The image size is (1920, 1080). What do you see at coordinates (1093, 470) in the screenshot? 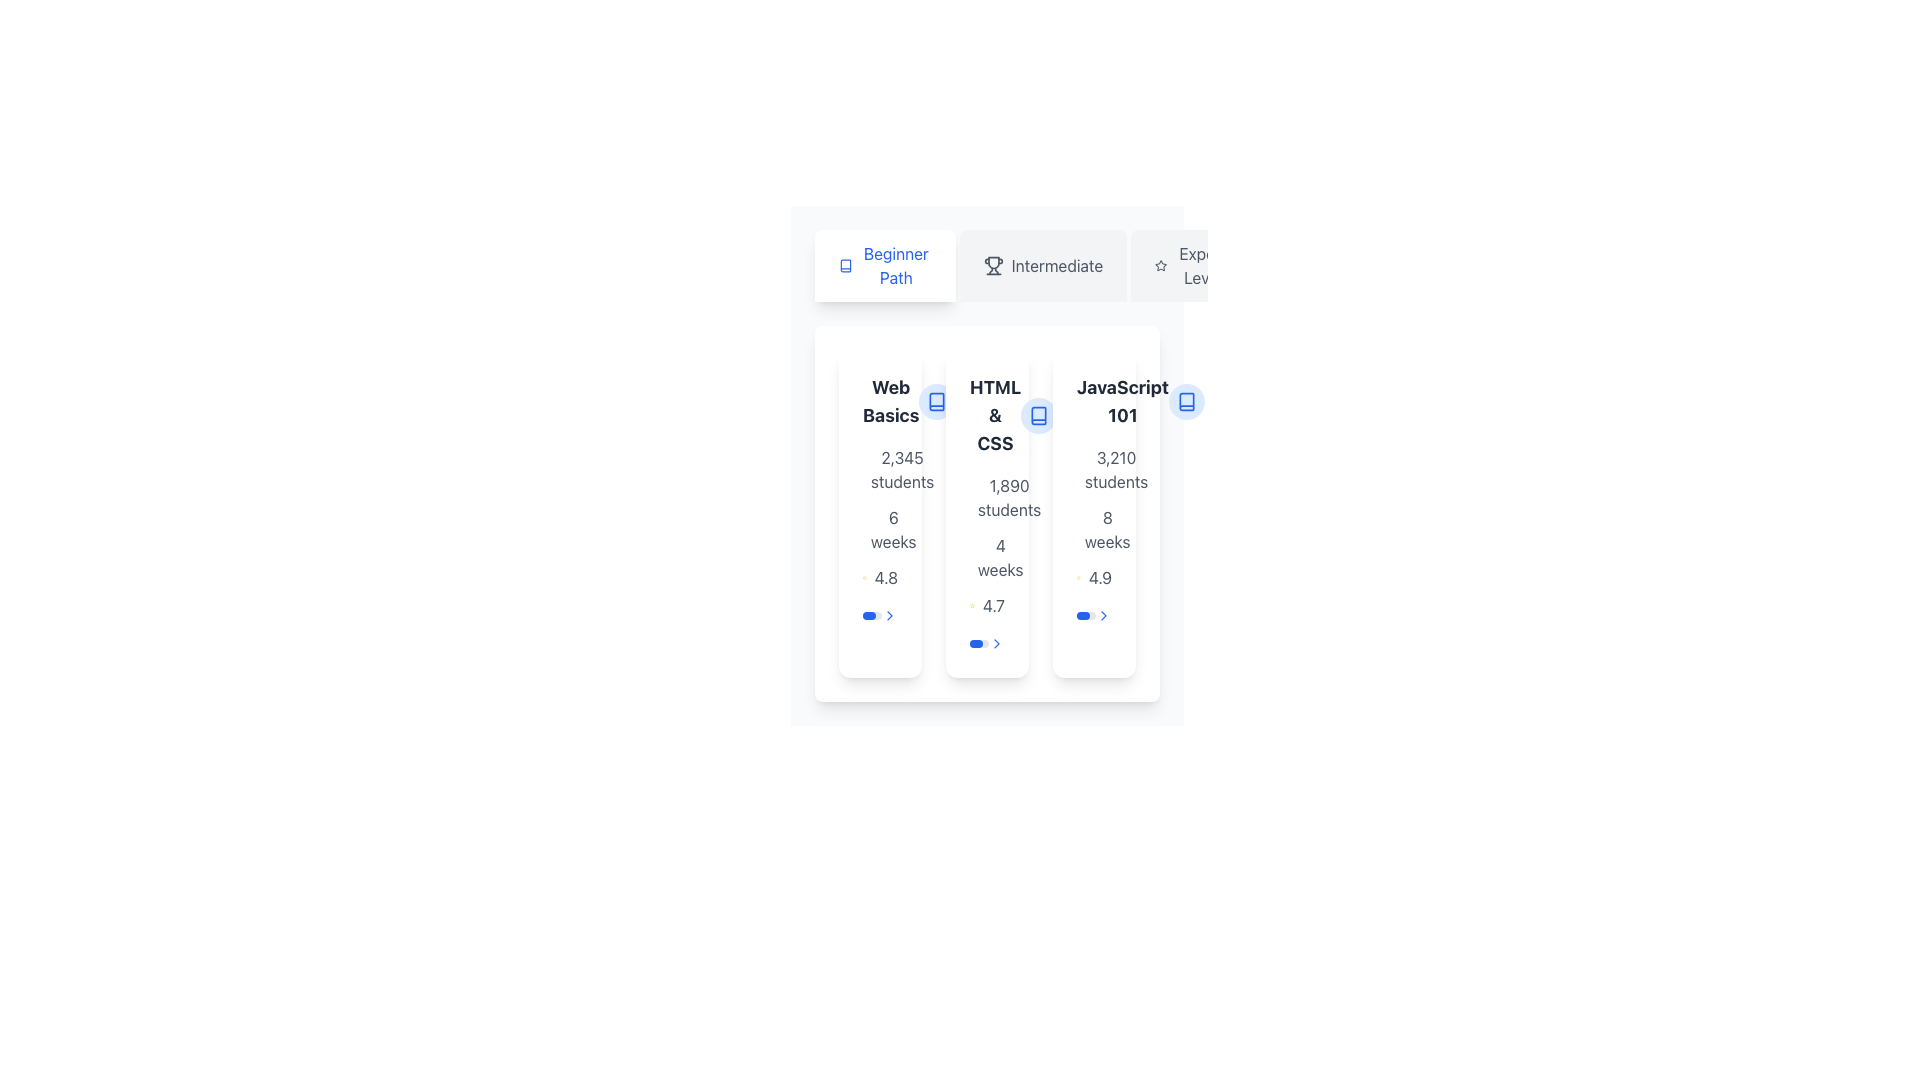
I see `the text label displaying the number of students for the 'JavaScript 101' course, which is located under the title within the course box` at bounding box center [1093, 470].